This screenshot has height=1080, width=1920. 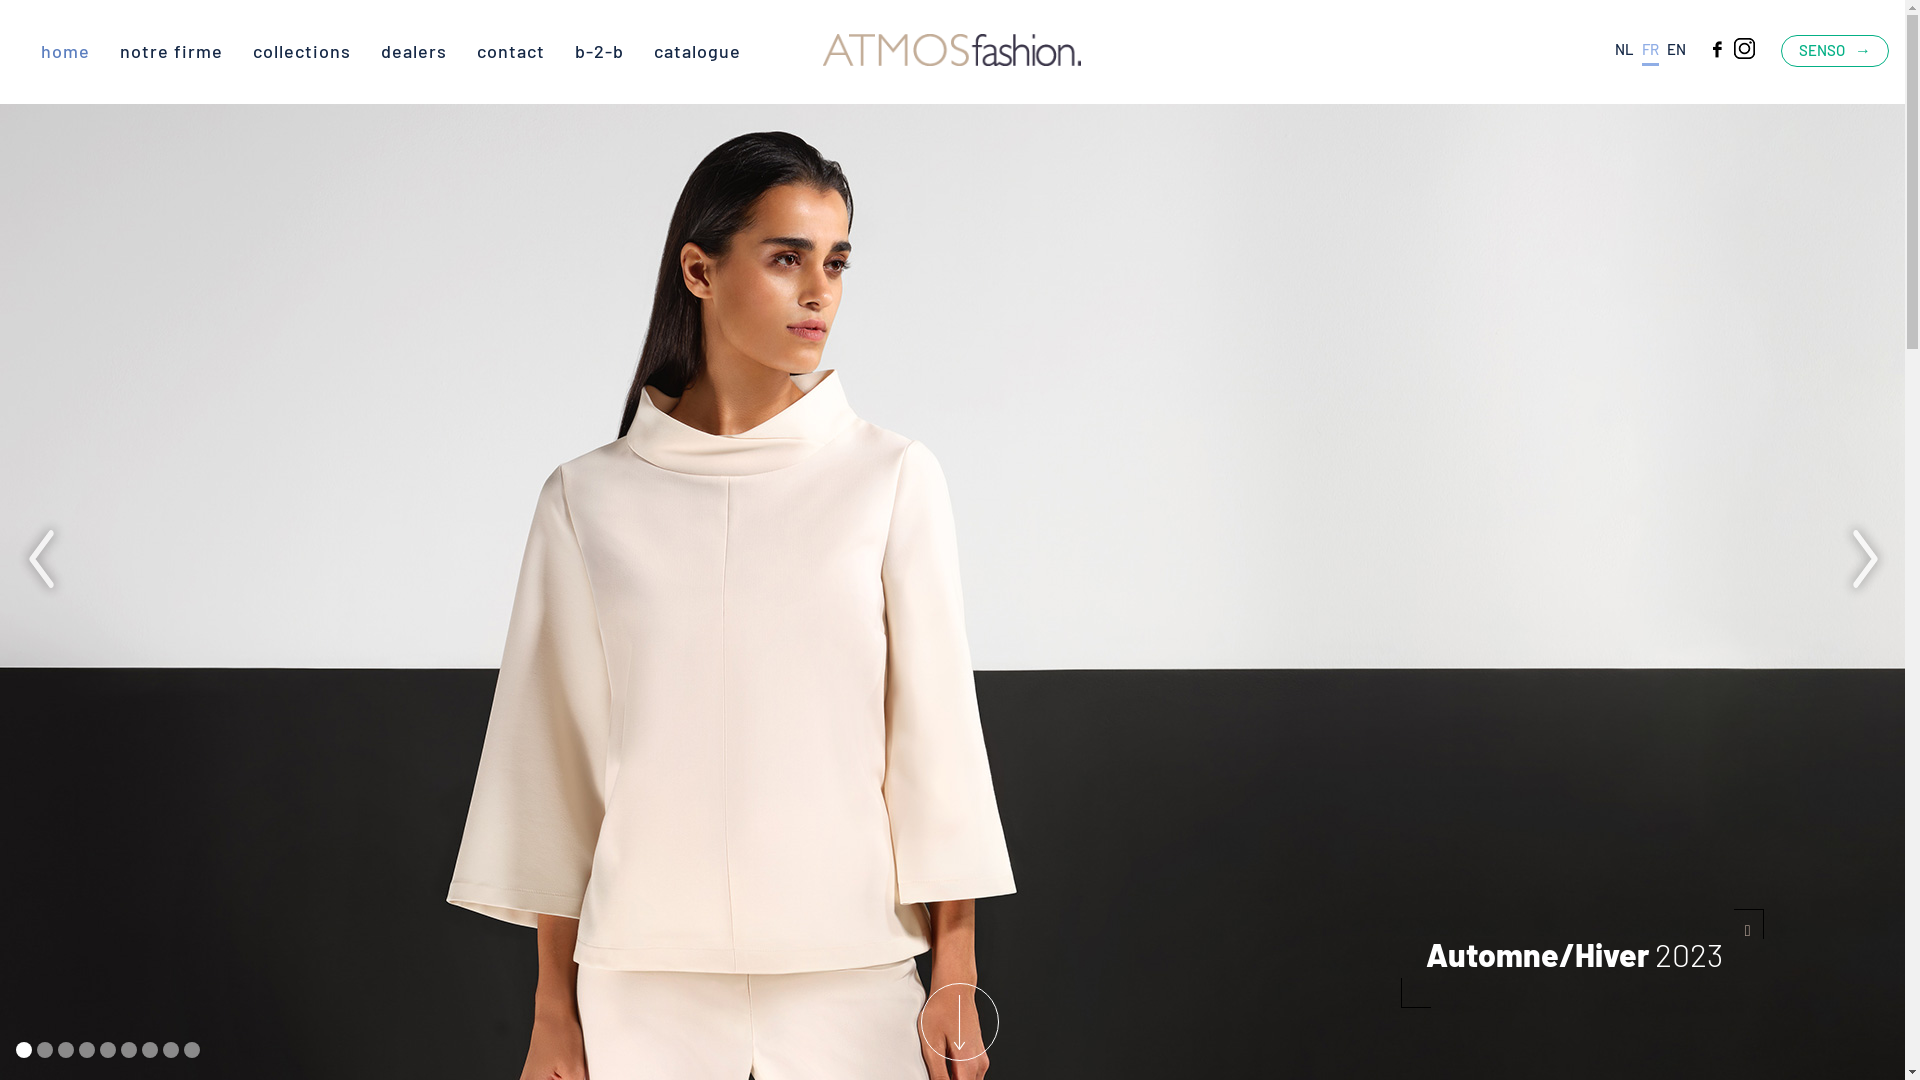 I want to click on 'SENSO', so click(x=1834, y=49).